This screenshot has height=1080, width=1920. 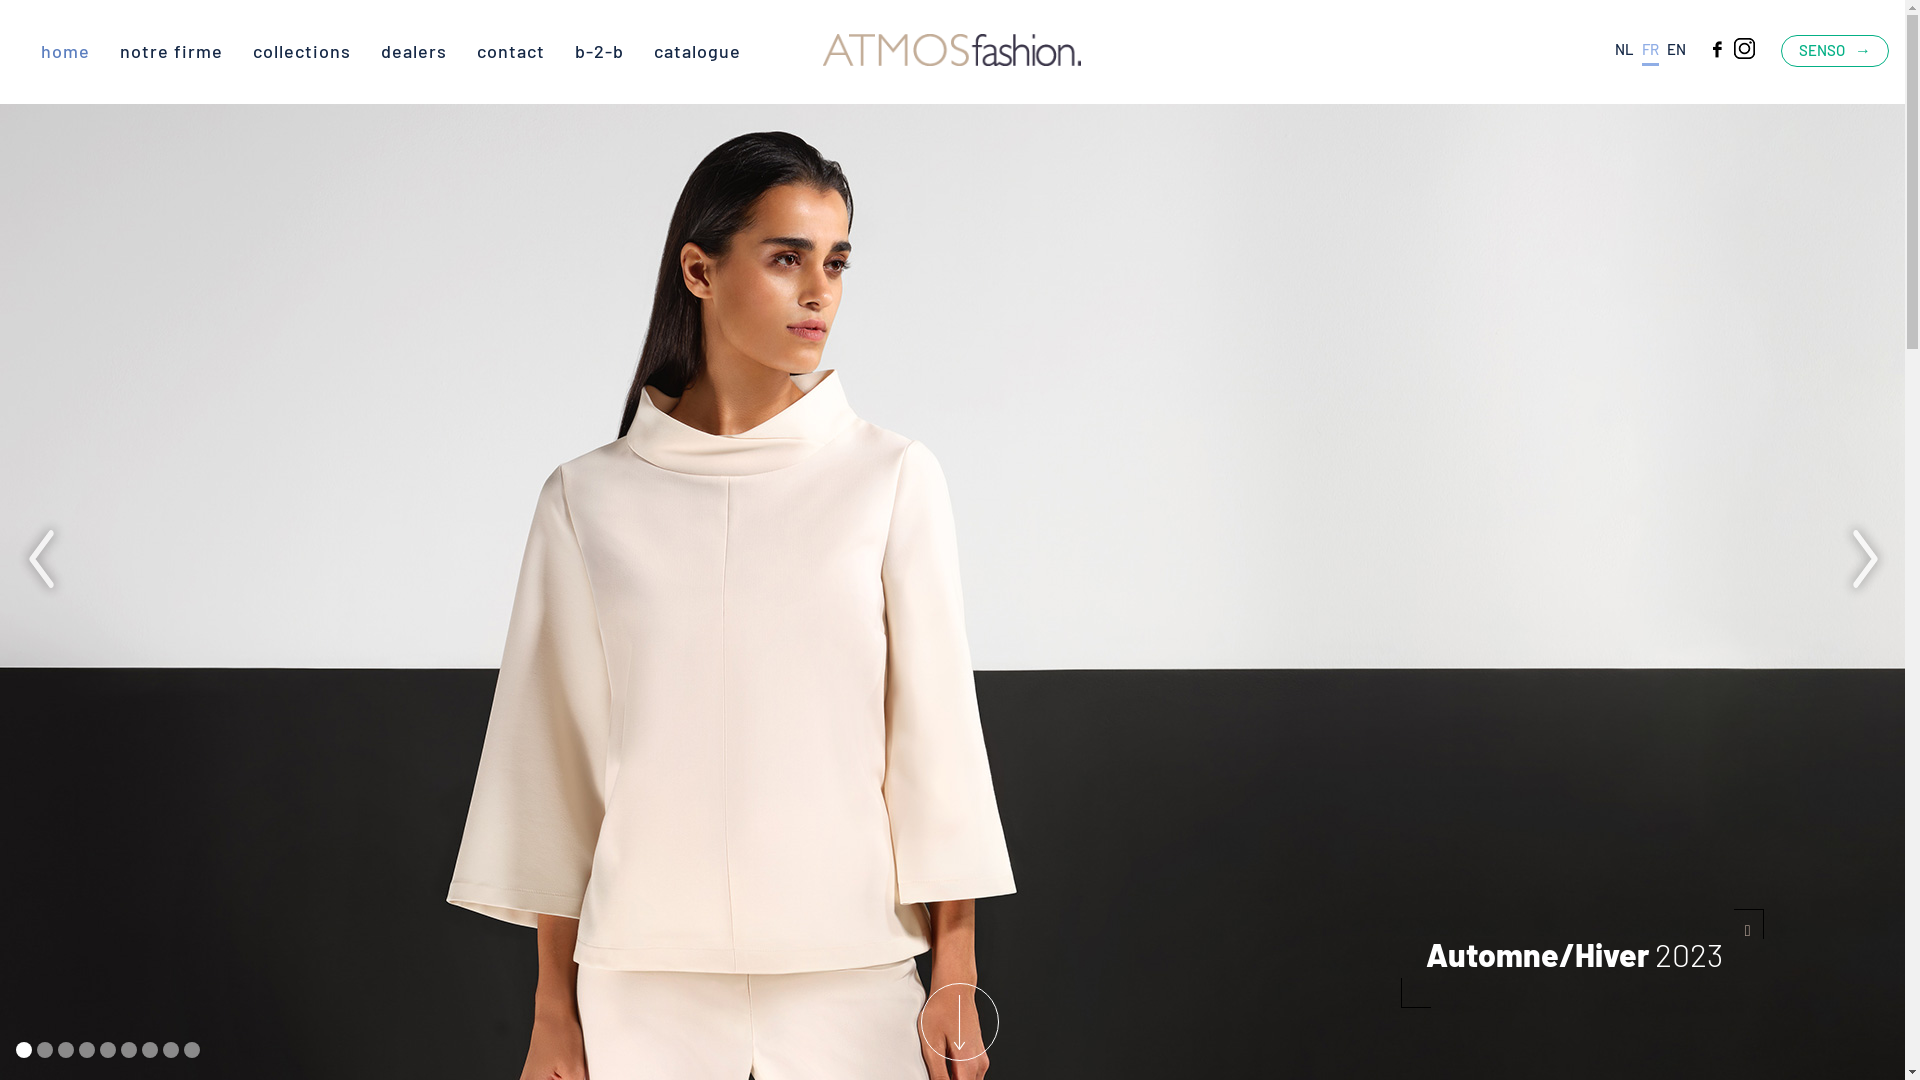 I want to click on 'SENSO', so click(x=1834, y=49).